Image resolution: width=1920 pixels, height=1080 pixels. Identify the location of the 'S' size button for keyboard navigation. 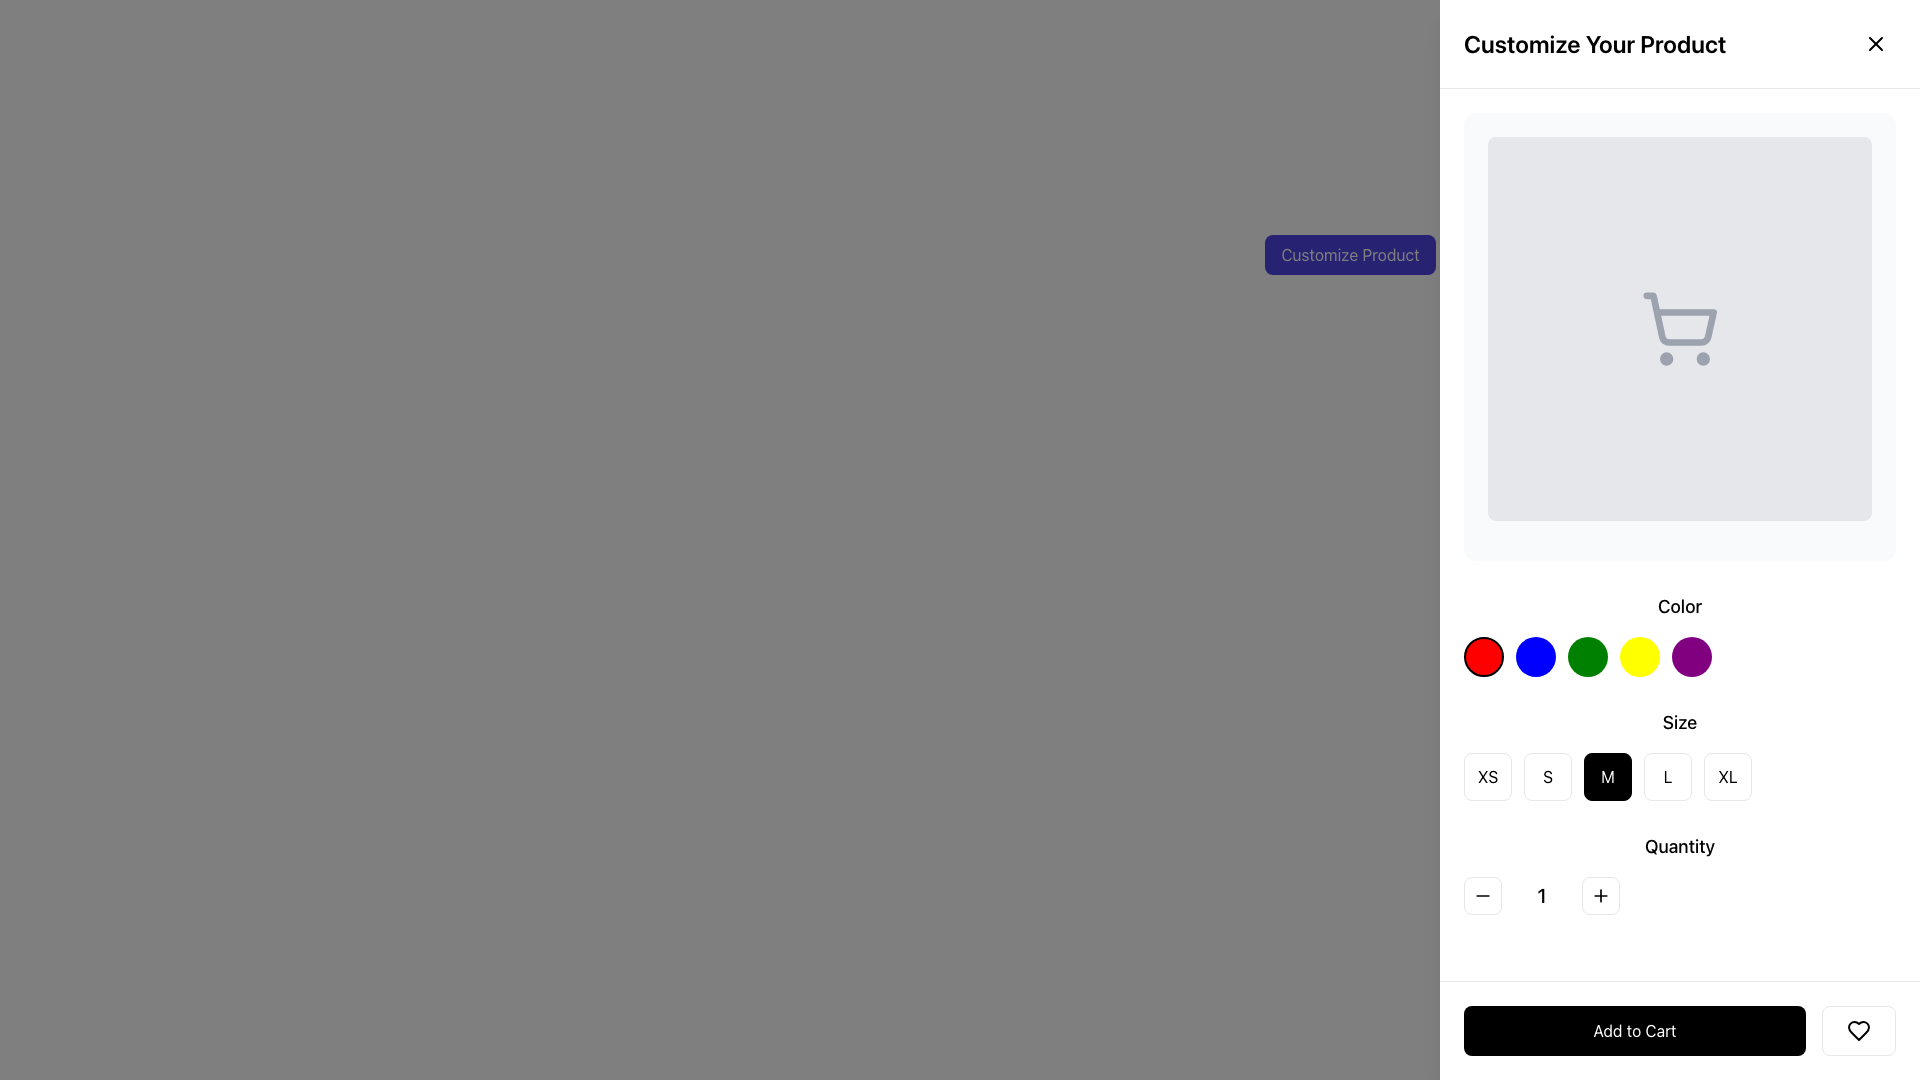
(1547, 775).